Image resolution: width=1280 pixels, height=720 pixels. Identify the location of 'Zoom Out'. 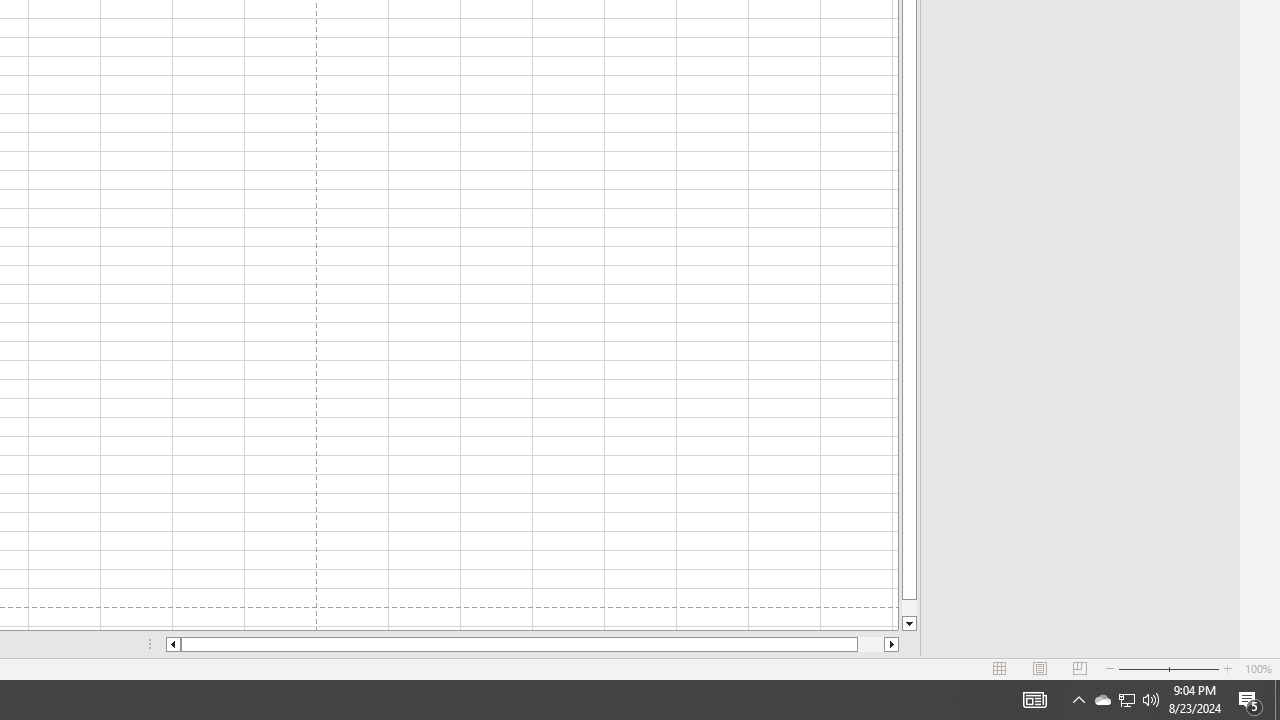
(1143, 669).